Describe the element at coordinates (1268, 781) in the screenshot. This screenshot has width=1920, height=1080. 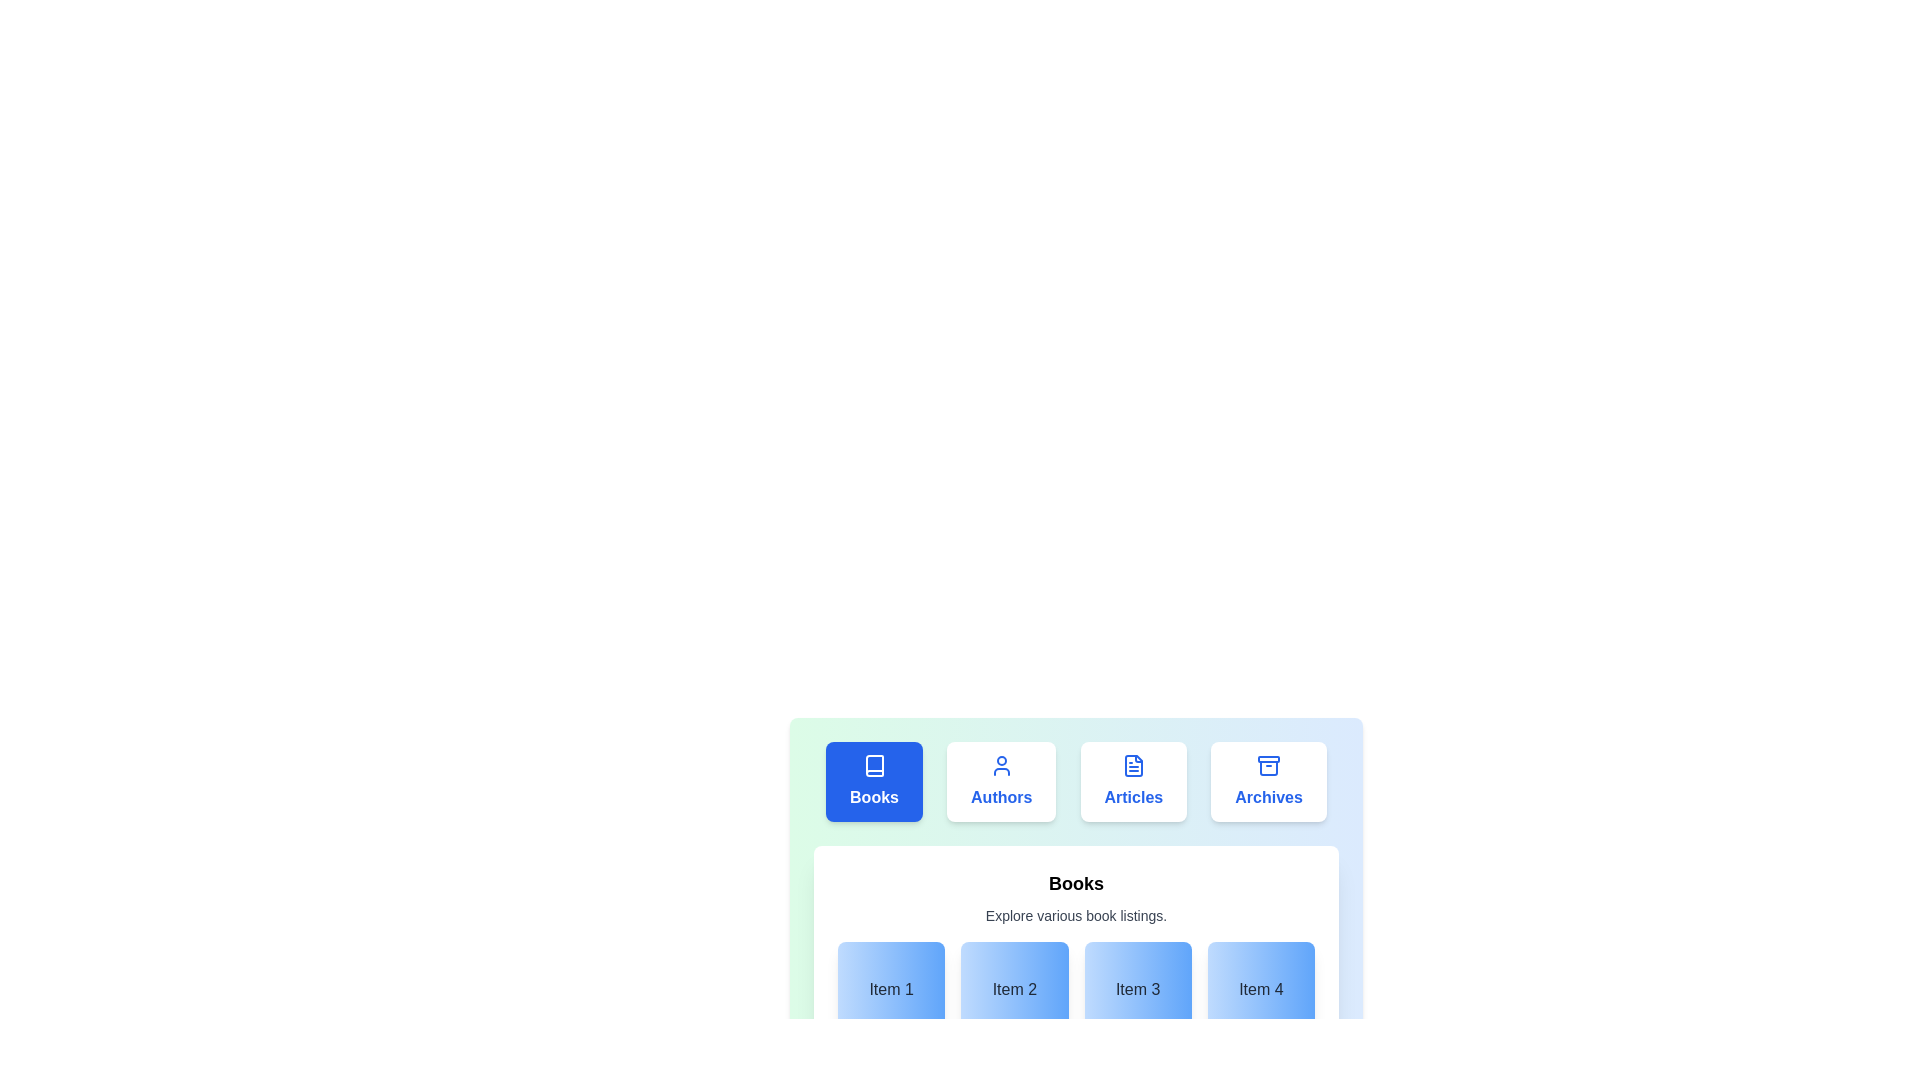
I see `the tab labeled Archives to activate it` at that location.